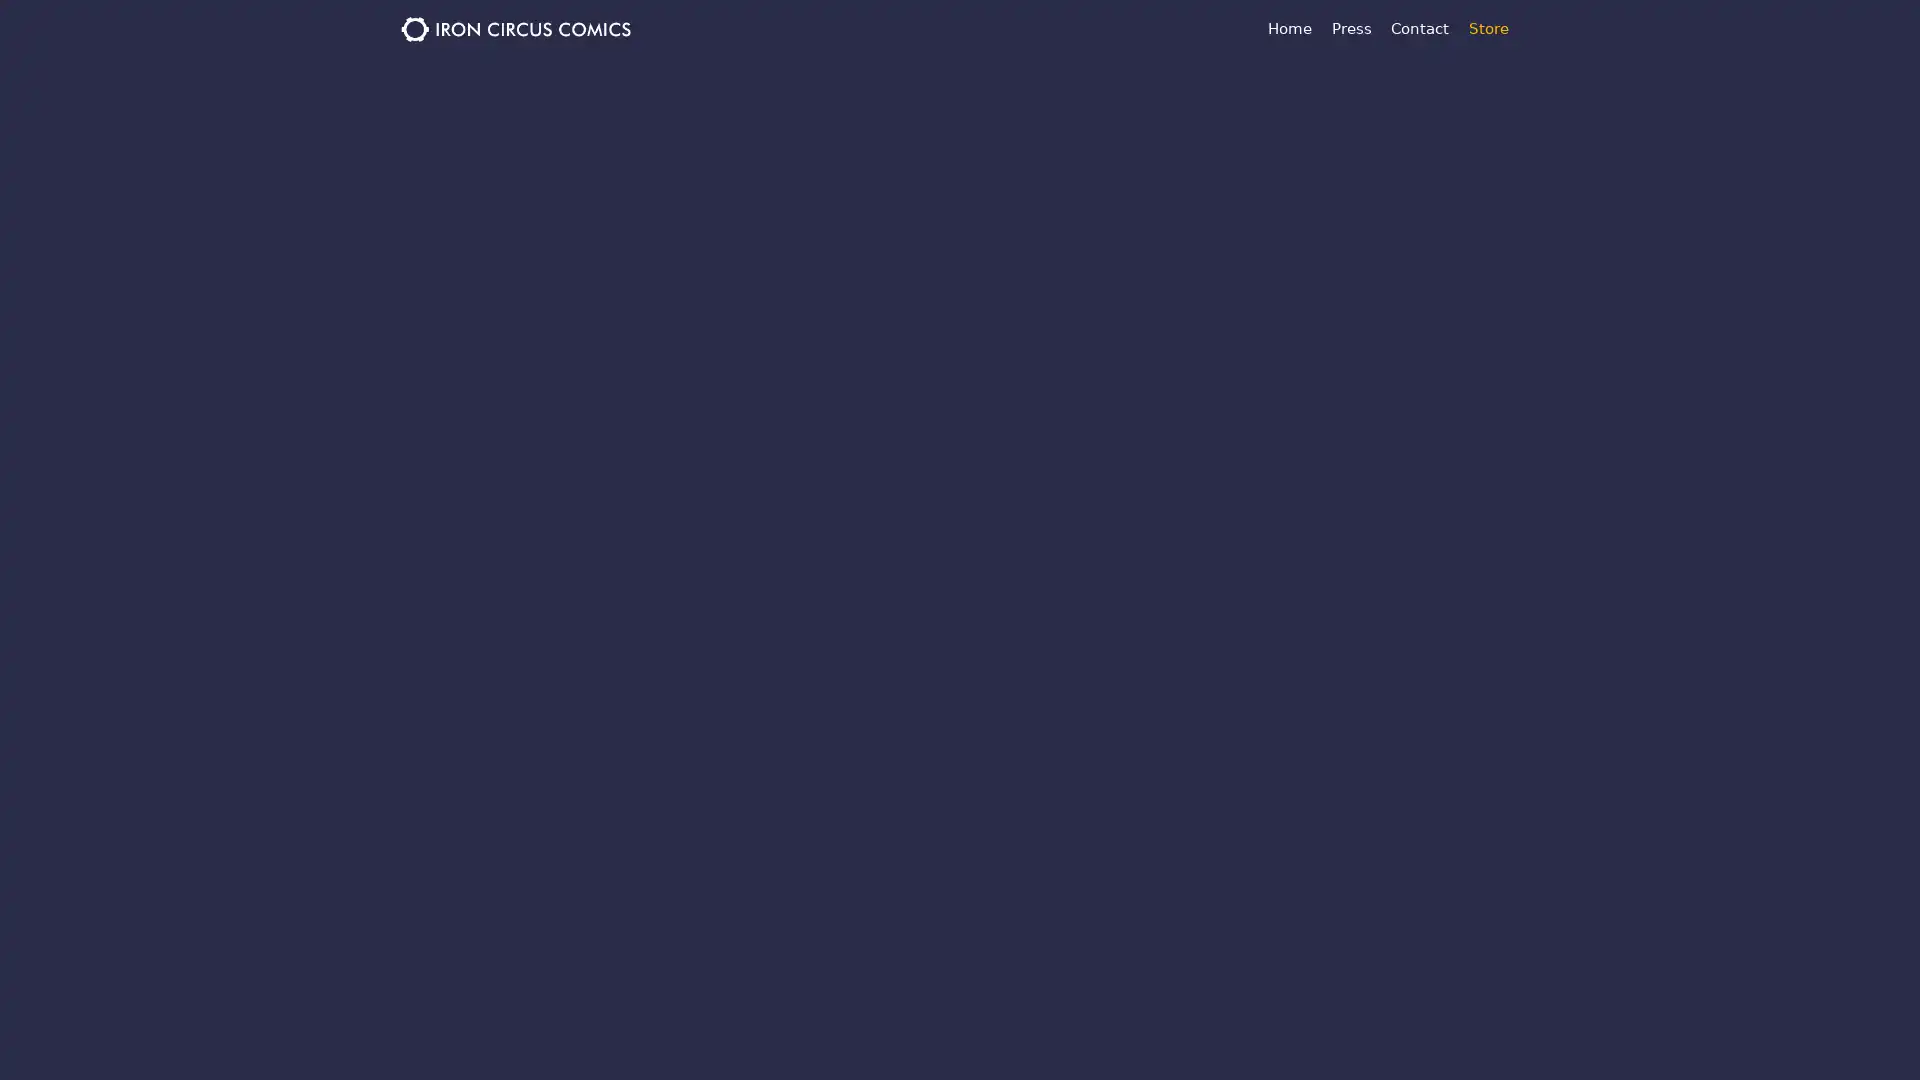 The height and width of the screenshot is (1080, 1920). What do you see at coordinates (1289, 259) in the screenshot?
I see `Search` at bounding box center [1289, 259].